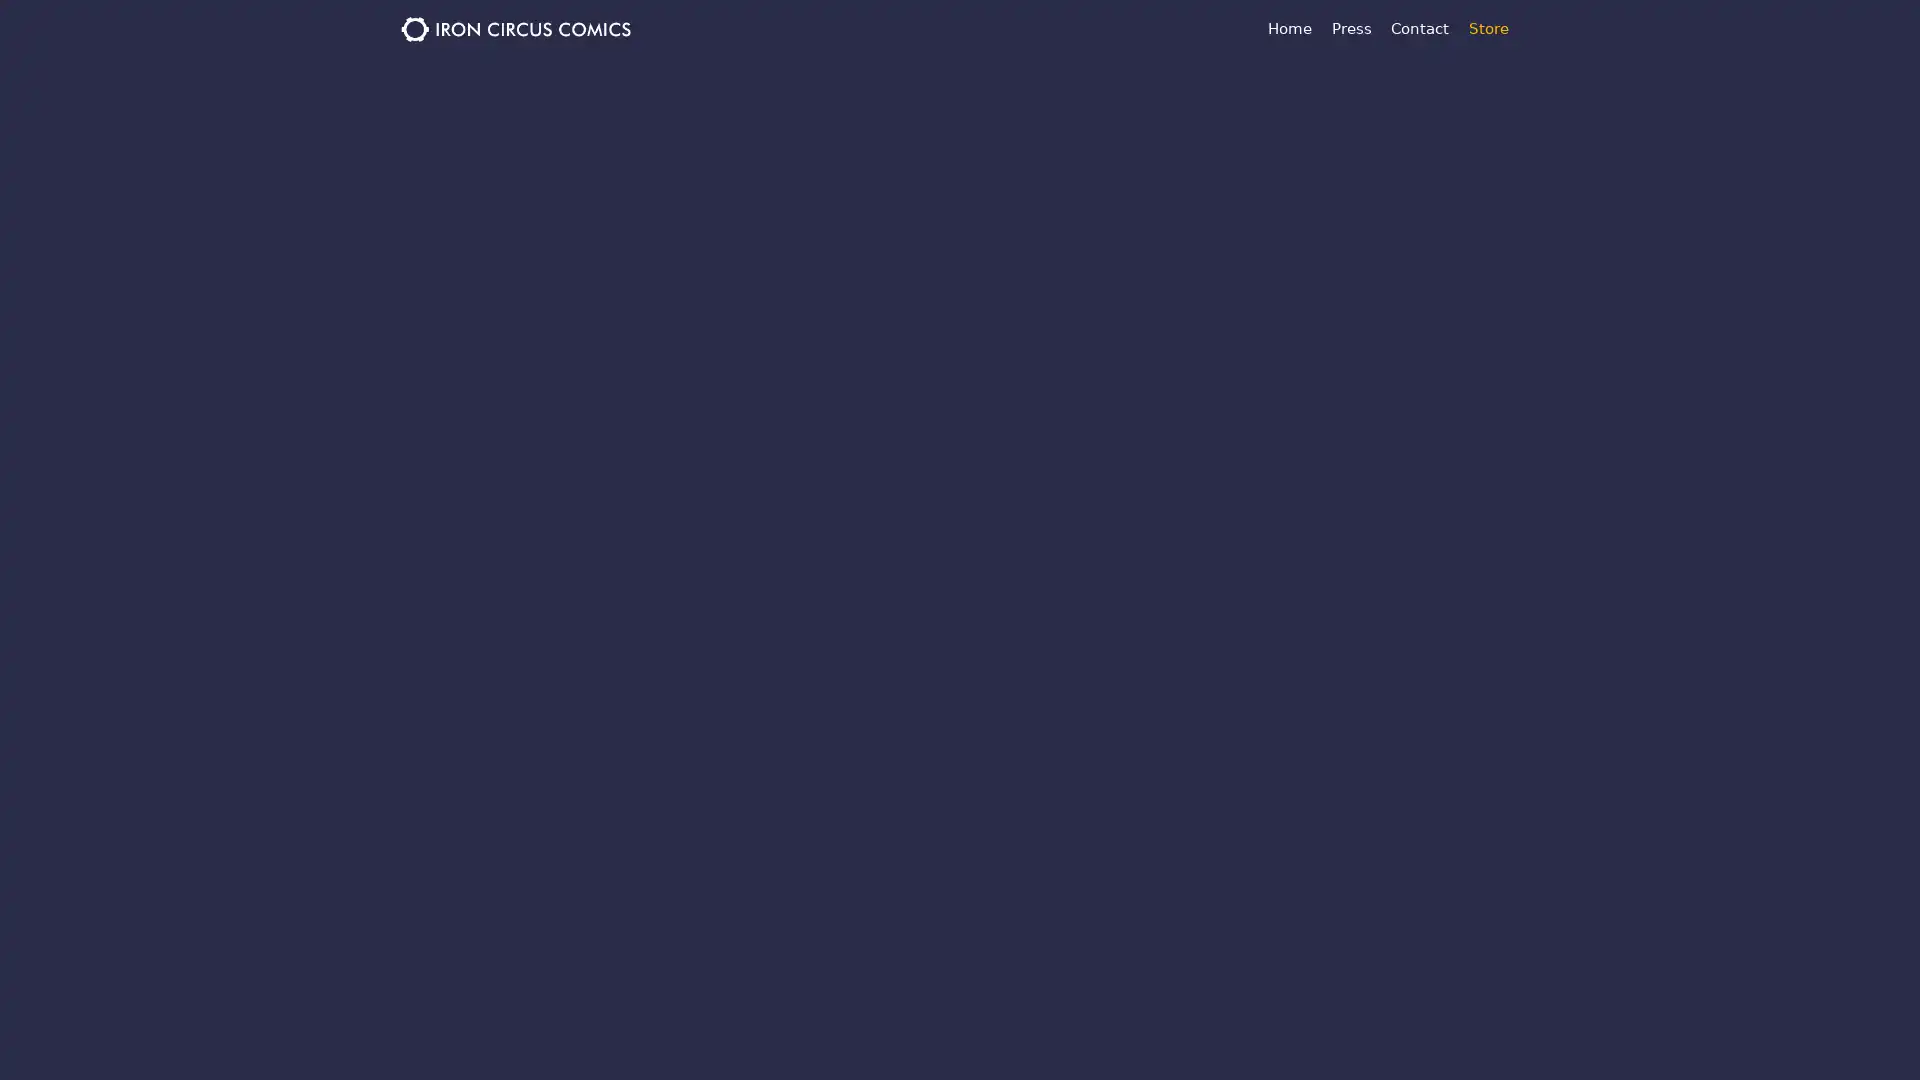 The height and width of the screenshot is (1080, 1920). What do you see at coordinates (1289, 259) in the screenshot?
I see `Search` at bounding box center [1289, 259].